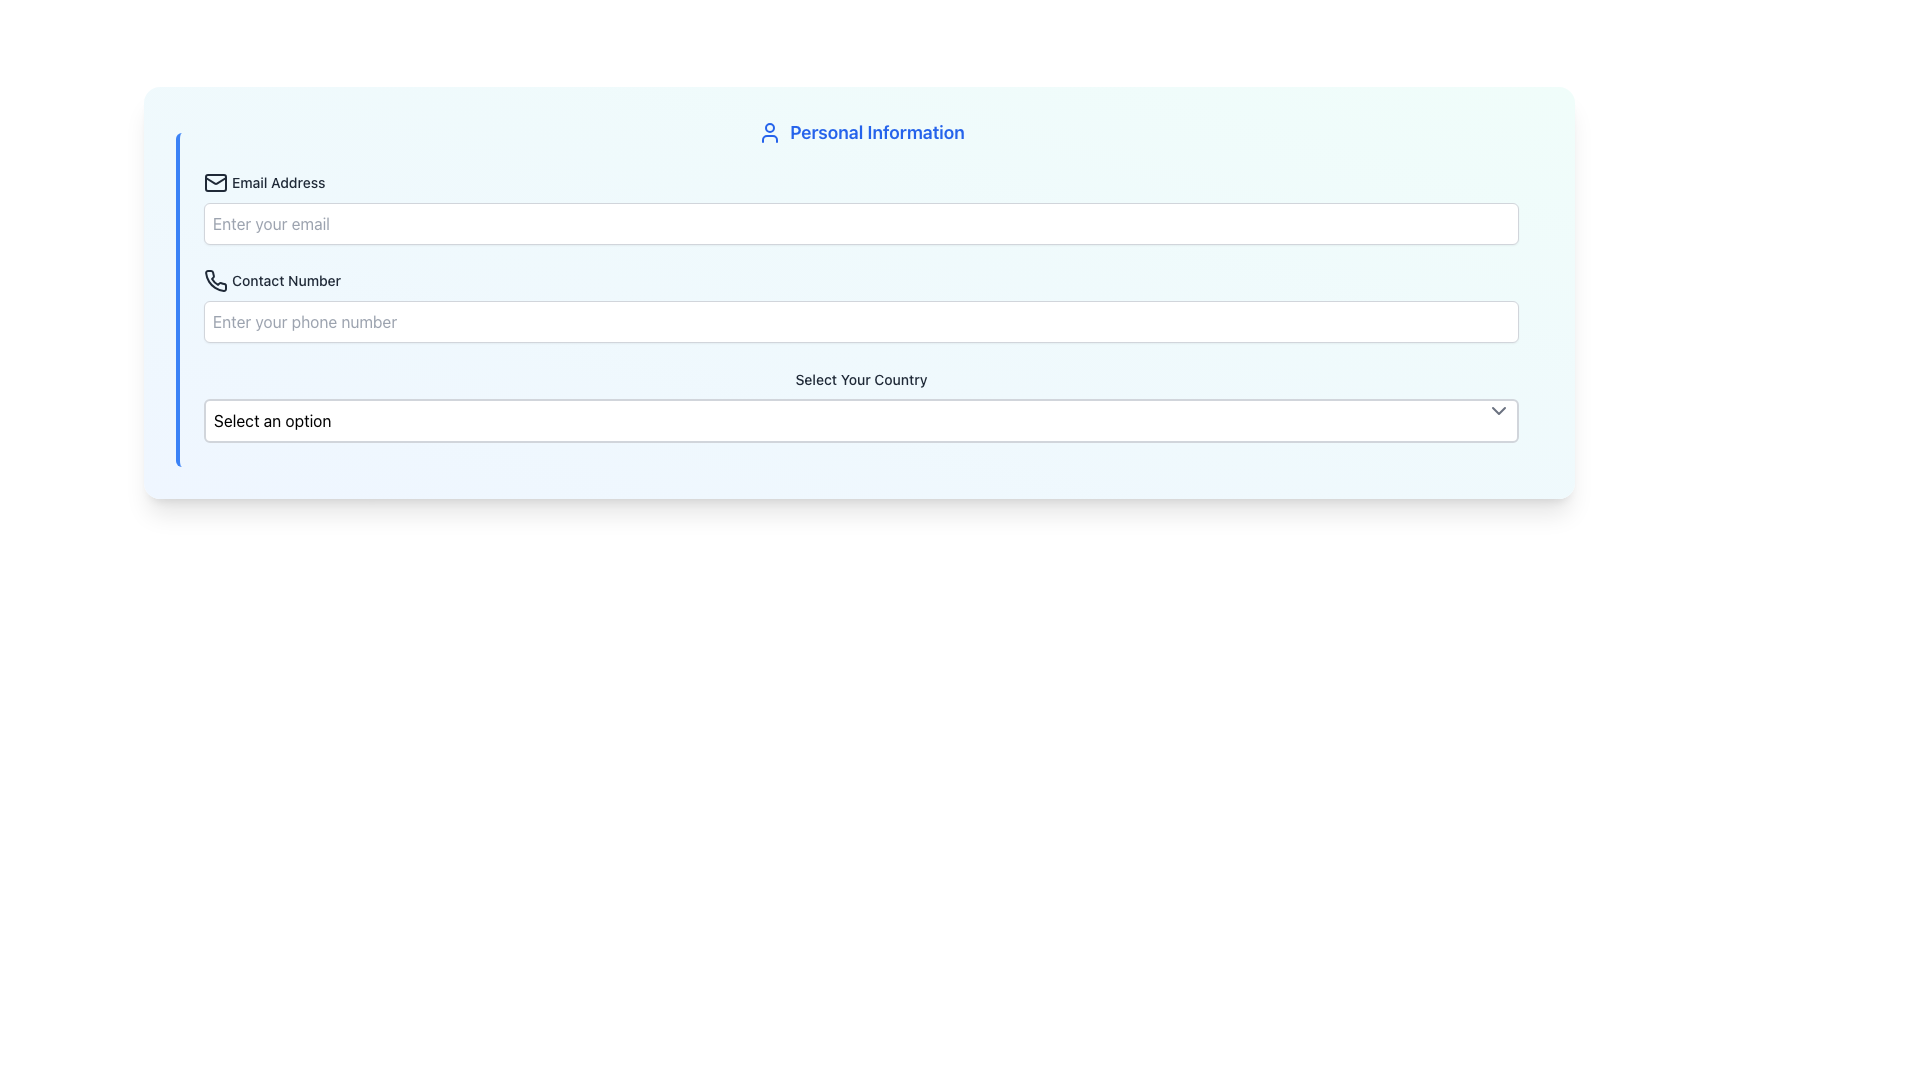 The image size is (1920, 1080). What do you see at coordinates (216, 180) in the screenshot?
I see `the V-shaped graphical feature of the envelope icon, which is located to the left of the 'Email Address' label` at bounding box center [216, 180].